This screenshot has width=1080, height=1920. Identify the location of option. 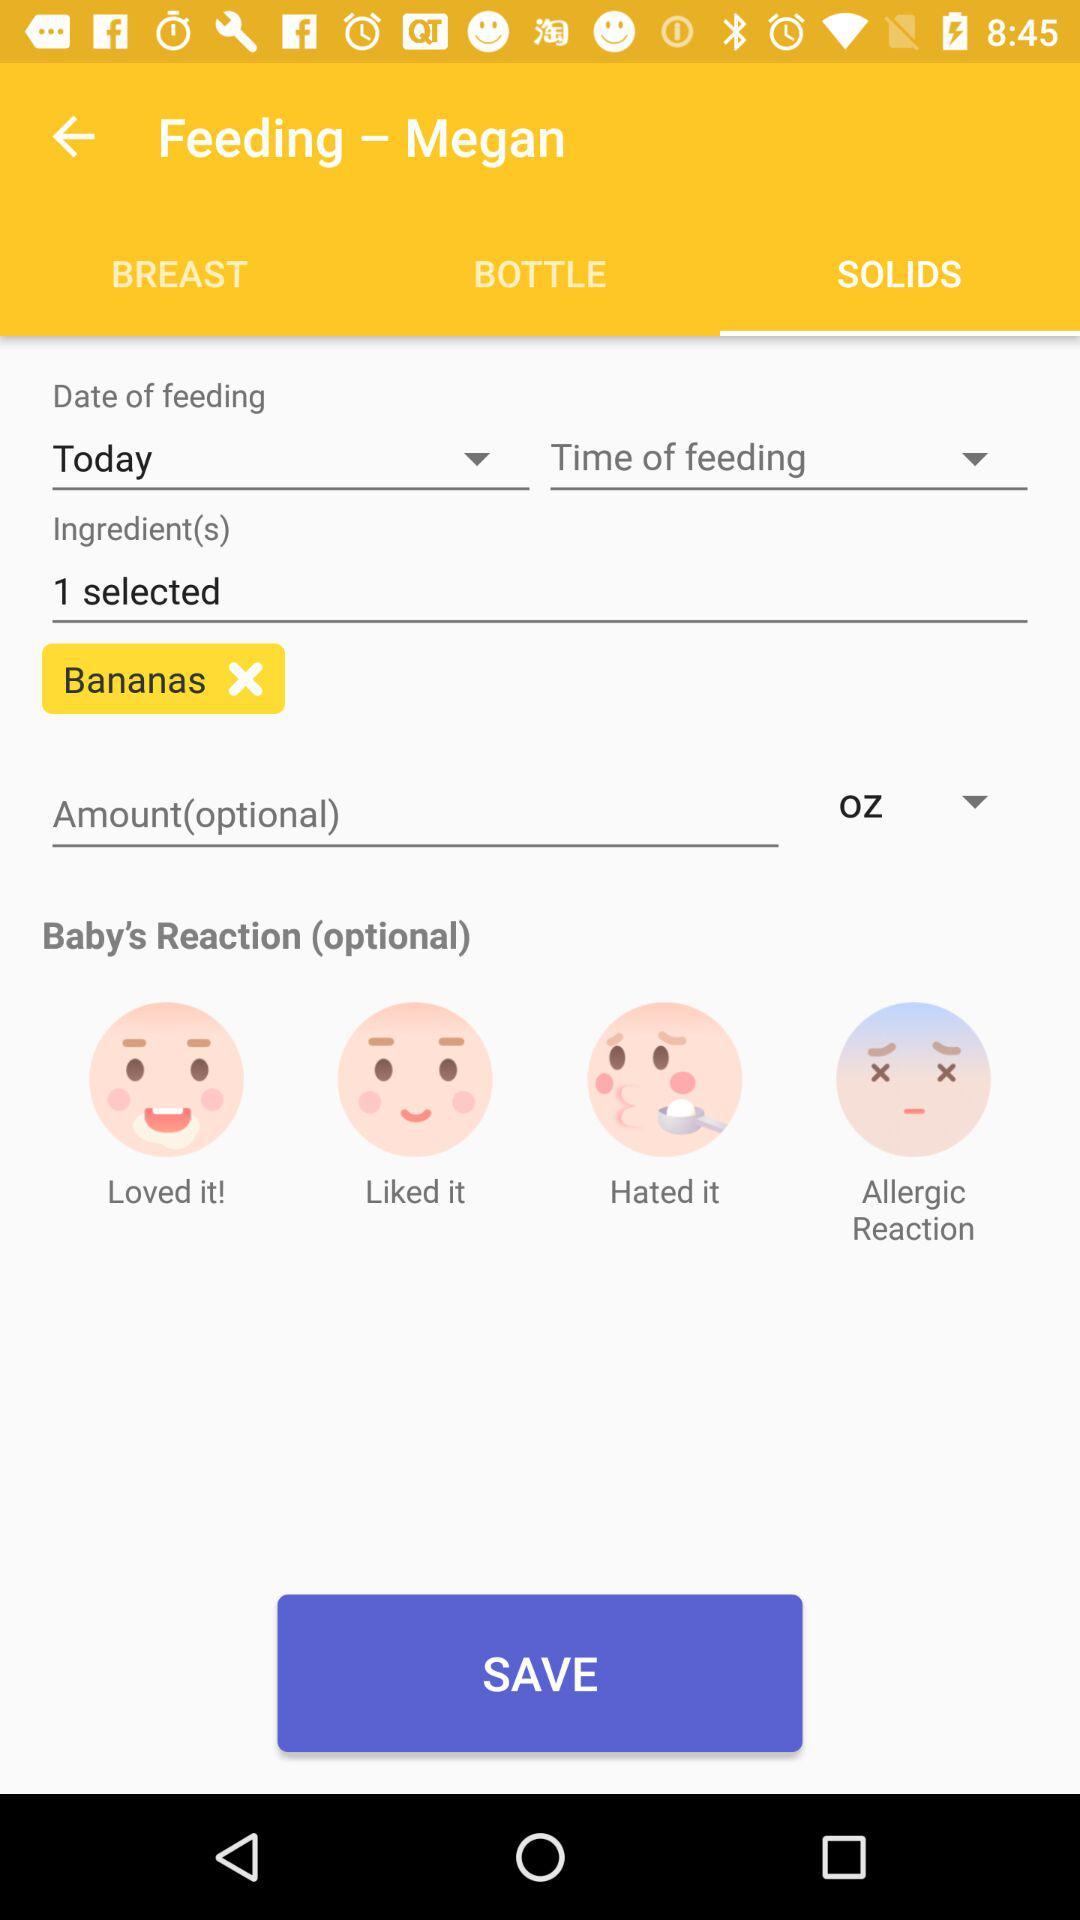
(244, 678).